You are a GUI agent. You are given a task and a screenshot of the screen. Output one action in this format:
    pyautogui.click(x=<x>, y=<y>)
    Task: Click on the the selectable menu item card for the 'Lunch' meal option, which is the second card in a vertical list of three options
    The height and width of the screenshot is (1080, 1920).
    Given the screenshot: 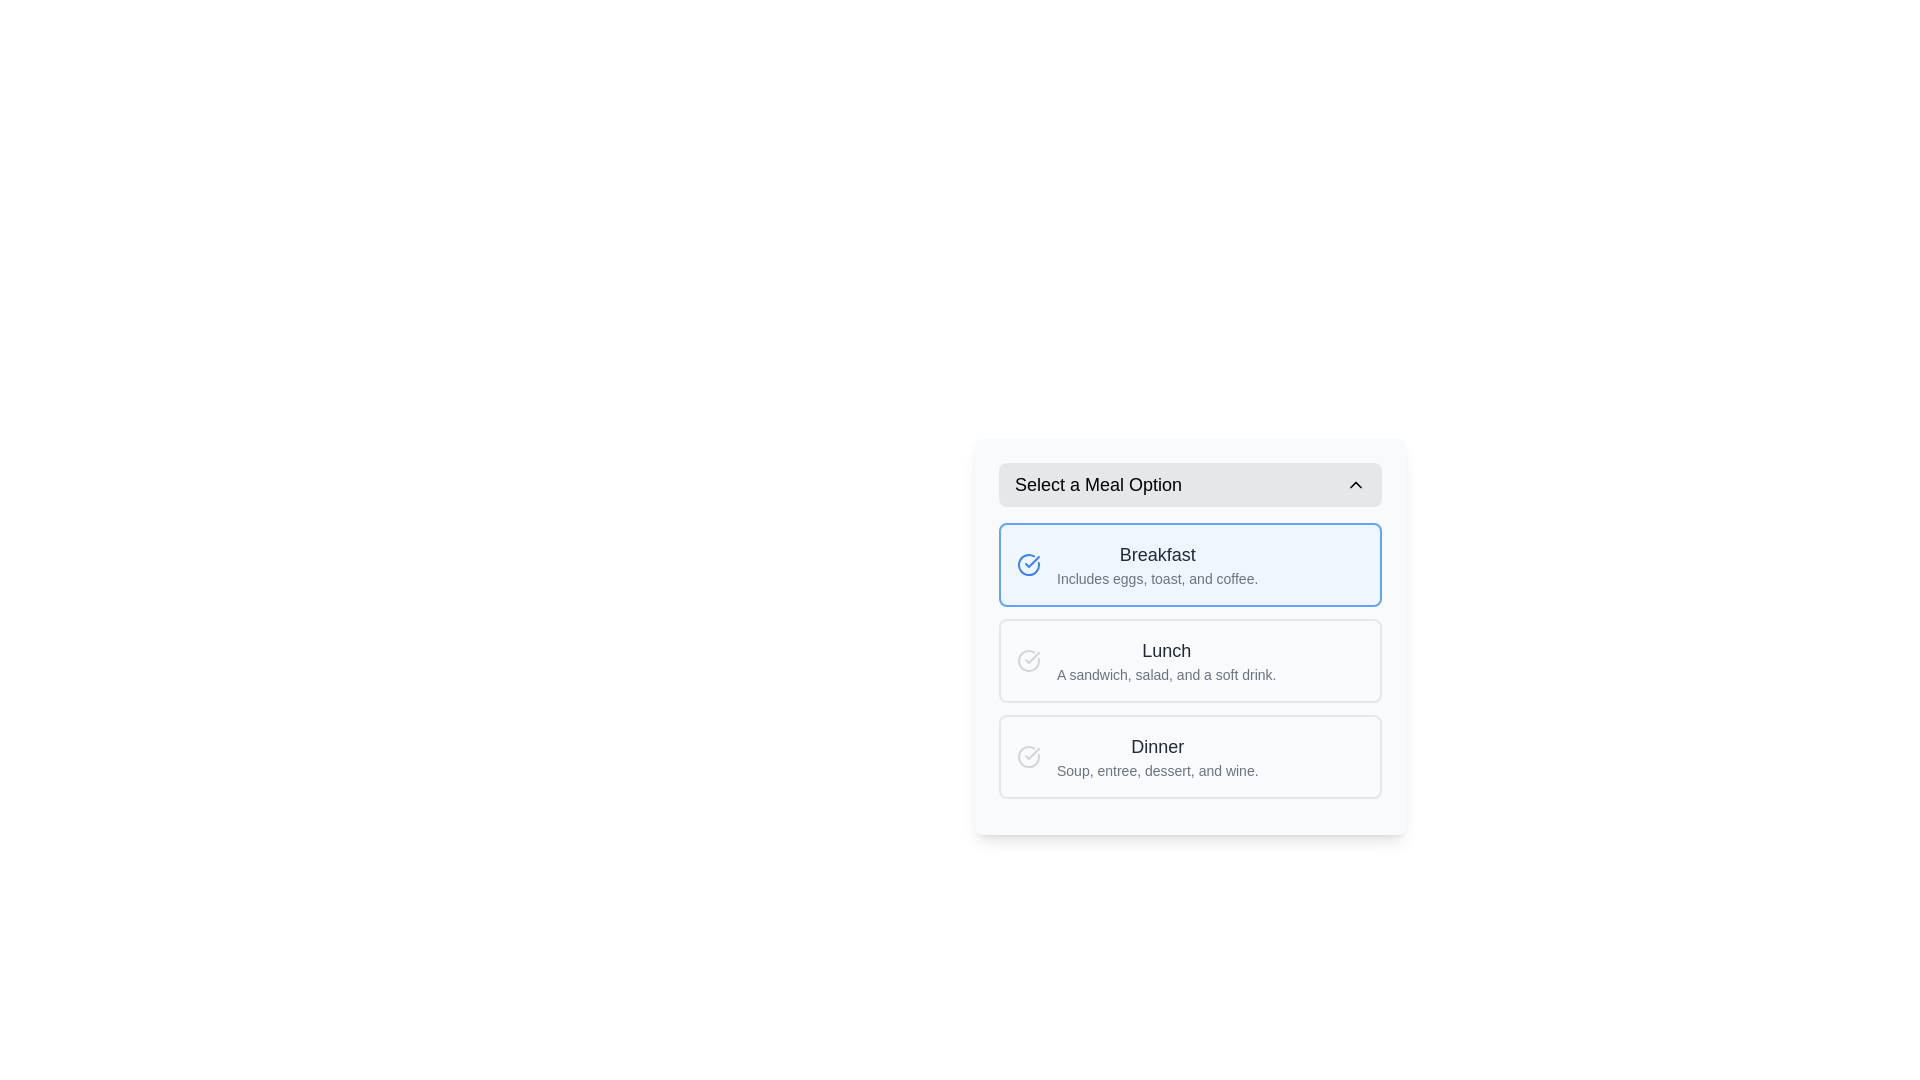 What is the action you would take?
    pyautogui.click(x=1190, y=636)
    